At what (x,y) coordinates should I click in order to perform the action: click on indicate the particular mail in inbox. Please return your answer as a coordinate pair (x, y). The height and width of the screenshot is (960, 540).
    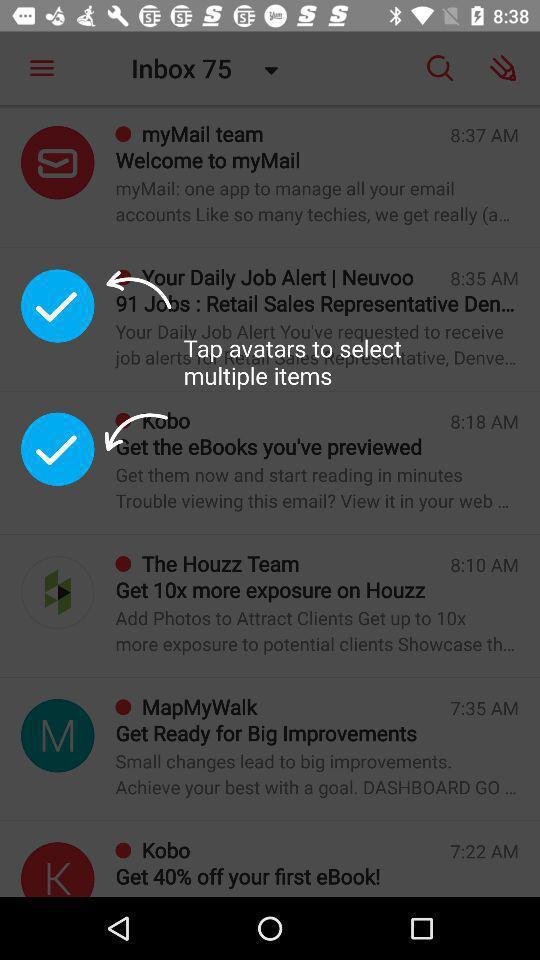
    Looking at the image, I should click on (57, 868).